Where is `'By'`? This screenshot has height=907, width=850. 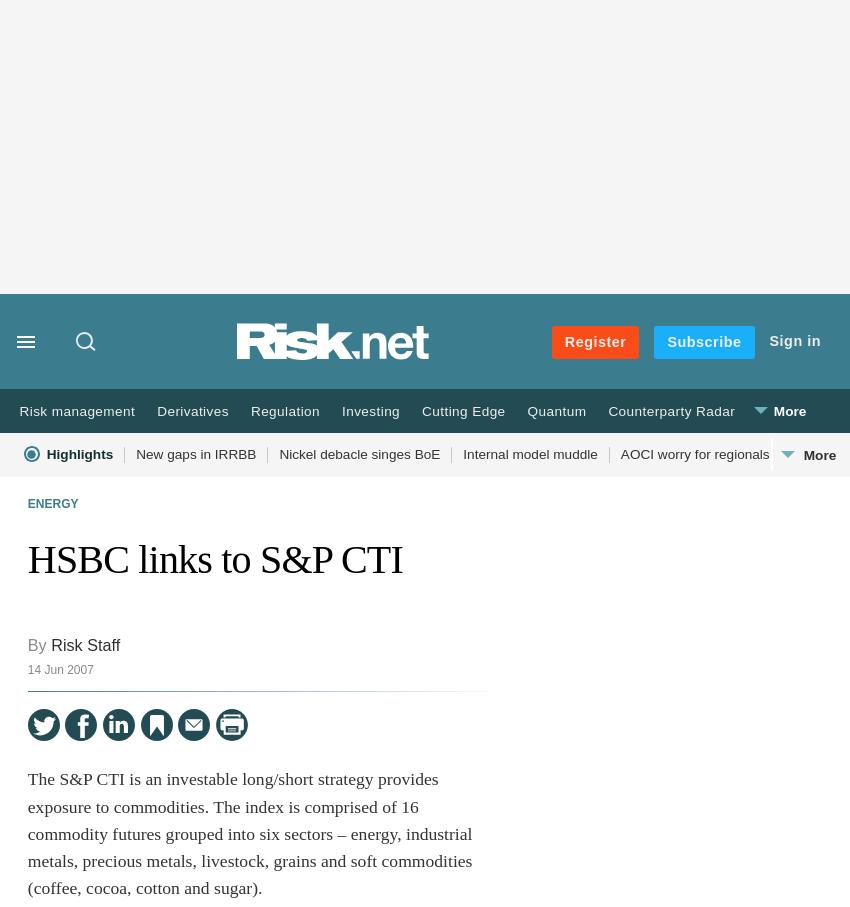
'By' is located at coordinates (26, 643).